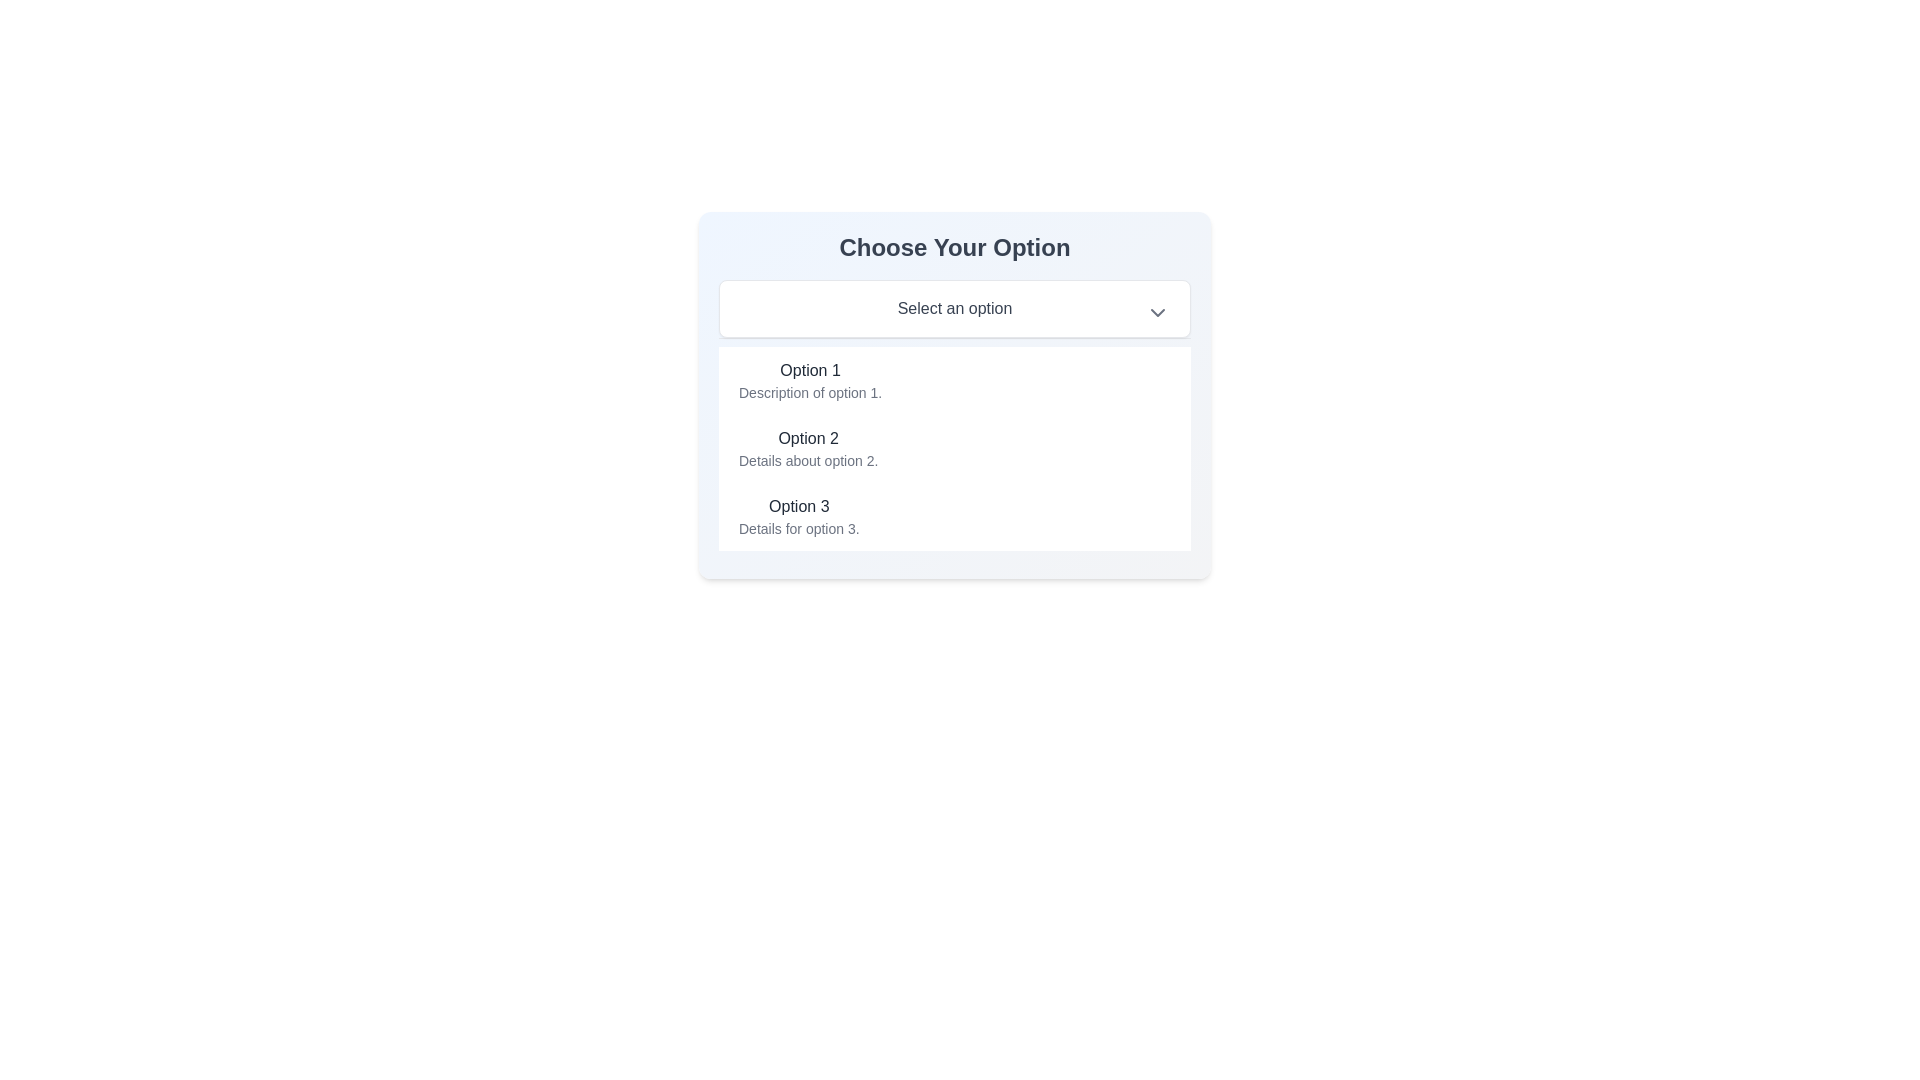 The height and width of the screenshot is (1080, 1920). Describe the element at coordinates (810, 393) in the screenshot. I see `the descriptive Text label located directly beneath 'Option 1' in the dropdown-style list view` at that location.